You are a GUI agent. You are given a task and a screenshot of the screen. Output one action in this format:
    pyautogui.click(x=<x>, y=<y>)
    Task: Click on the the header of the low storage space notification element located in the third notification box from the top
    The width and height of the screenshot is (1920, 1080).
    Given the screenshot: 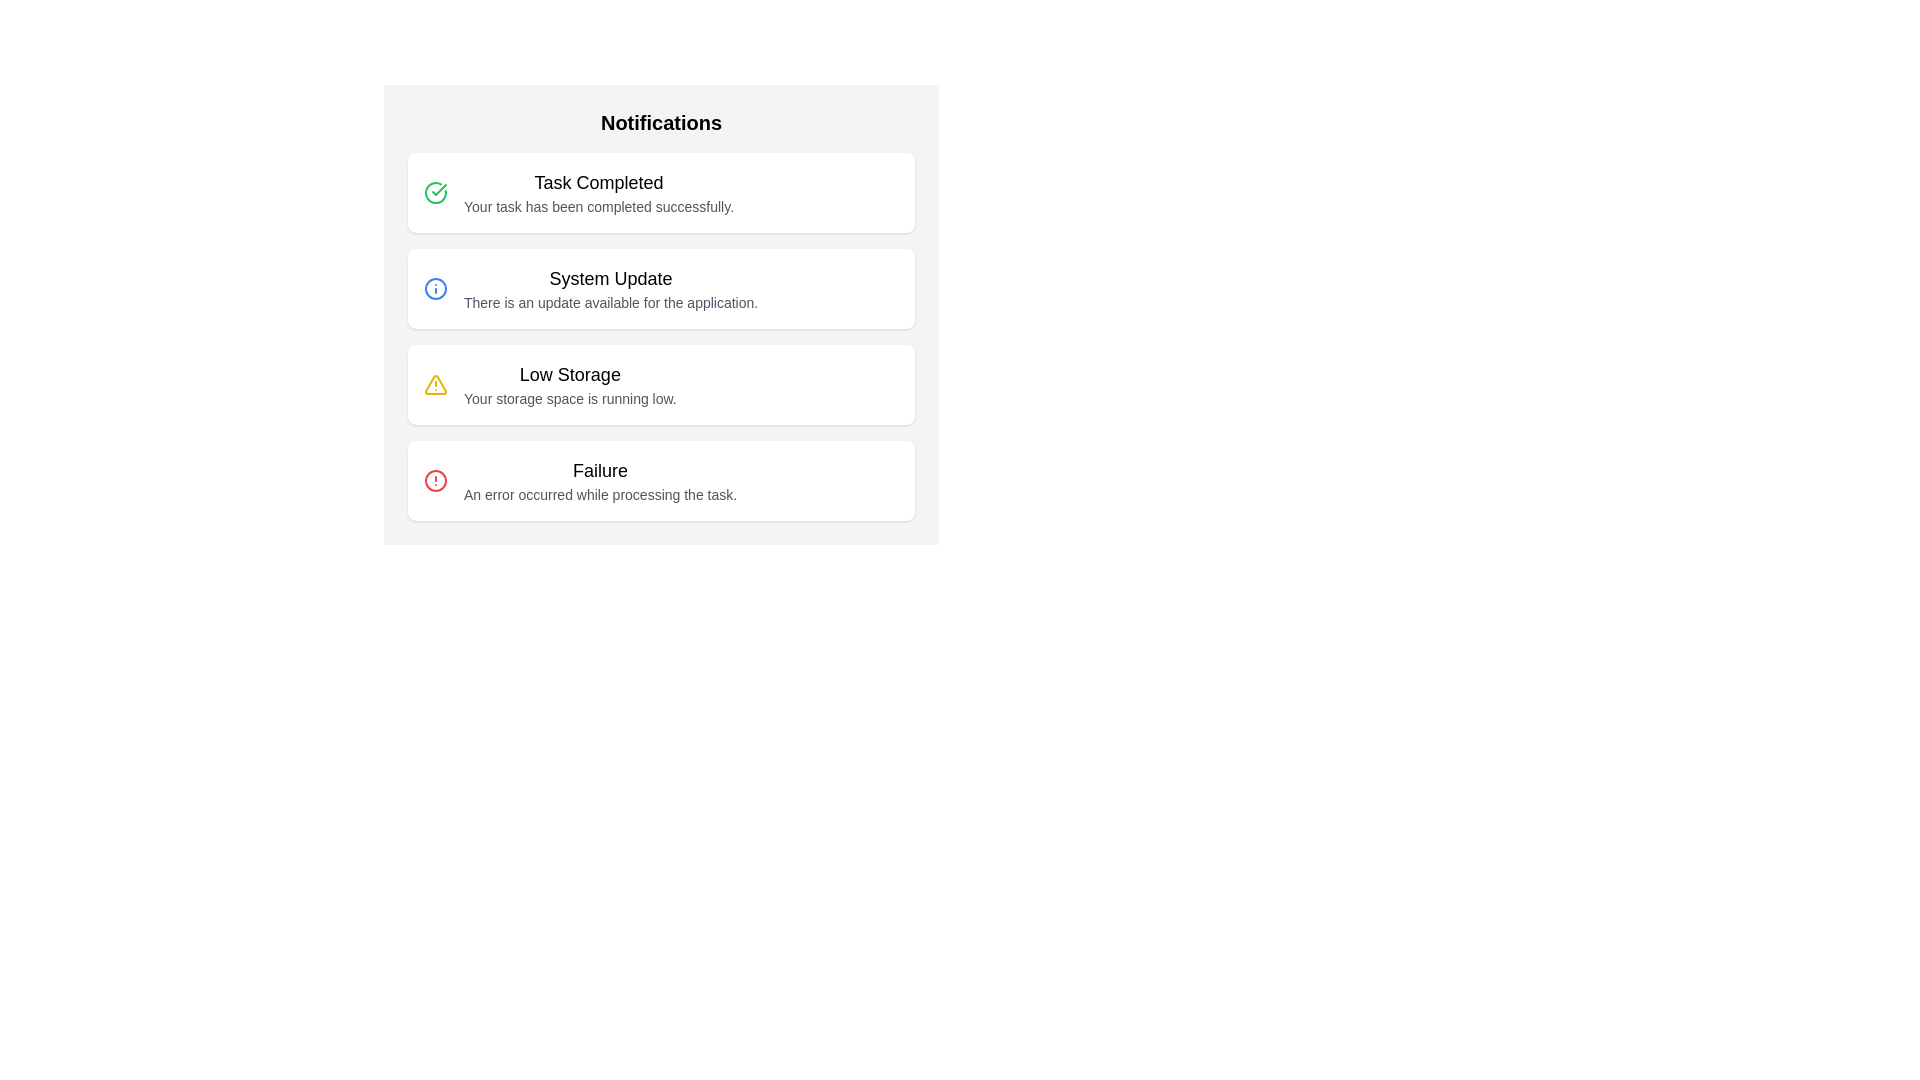 What is the action you would take?
    pyautogui.click(x=569, y=385)
    